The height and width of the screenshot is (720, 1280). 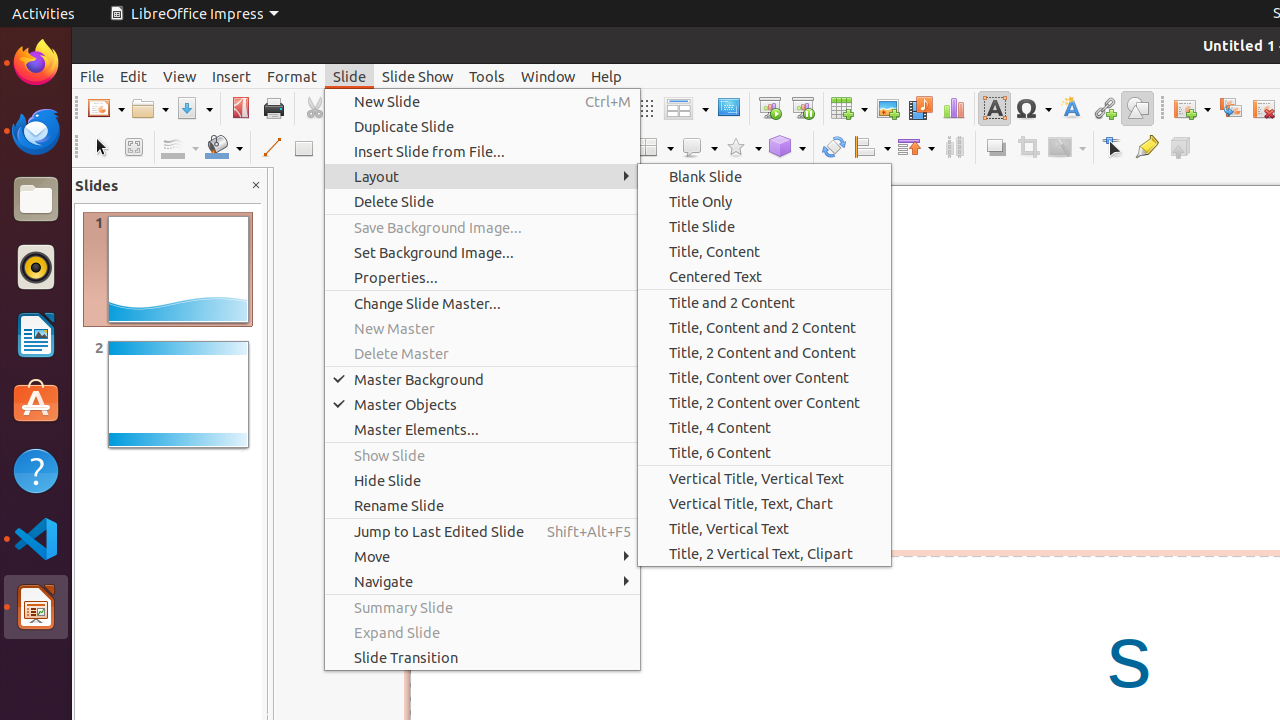 I want to click on 'Edit', so click(x=132, y=75).